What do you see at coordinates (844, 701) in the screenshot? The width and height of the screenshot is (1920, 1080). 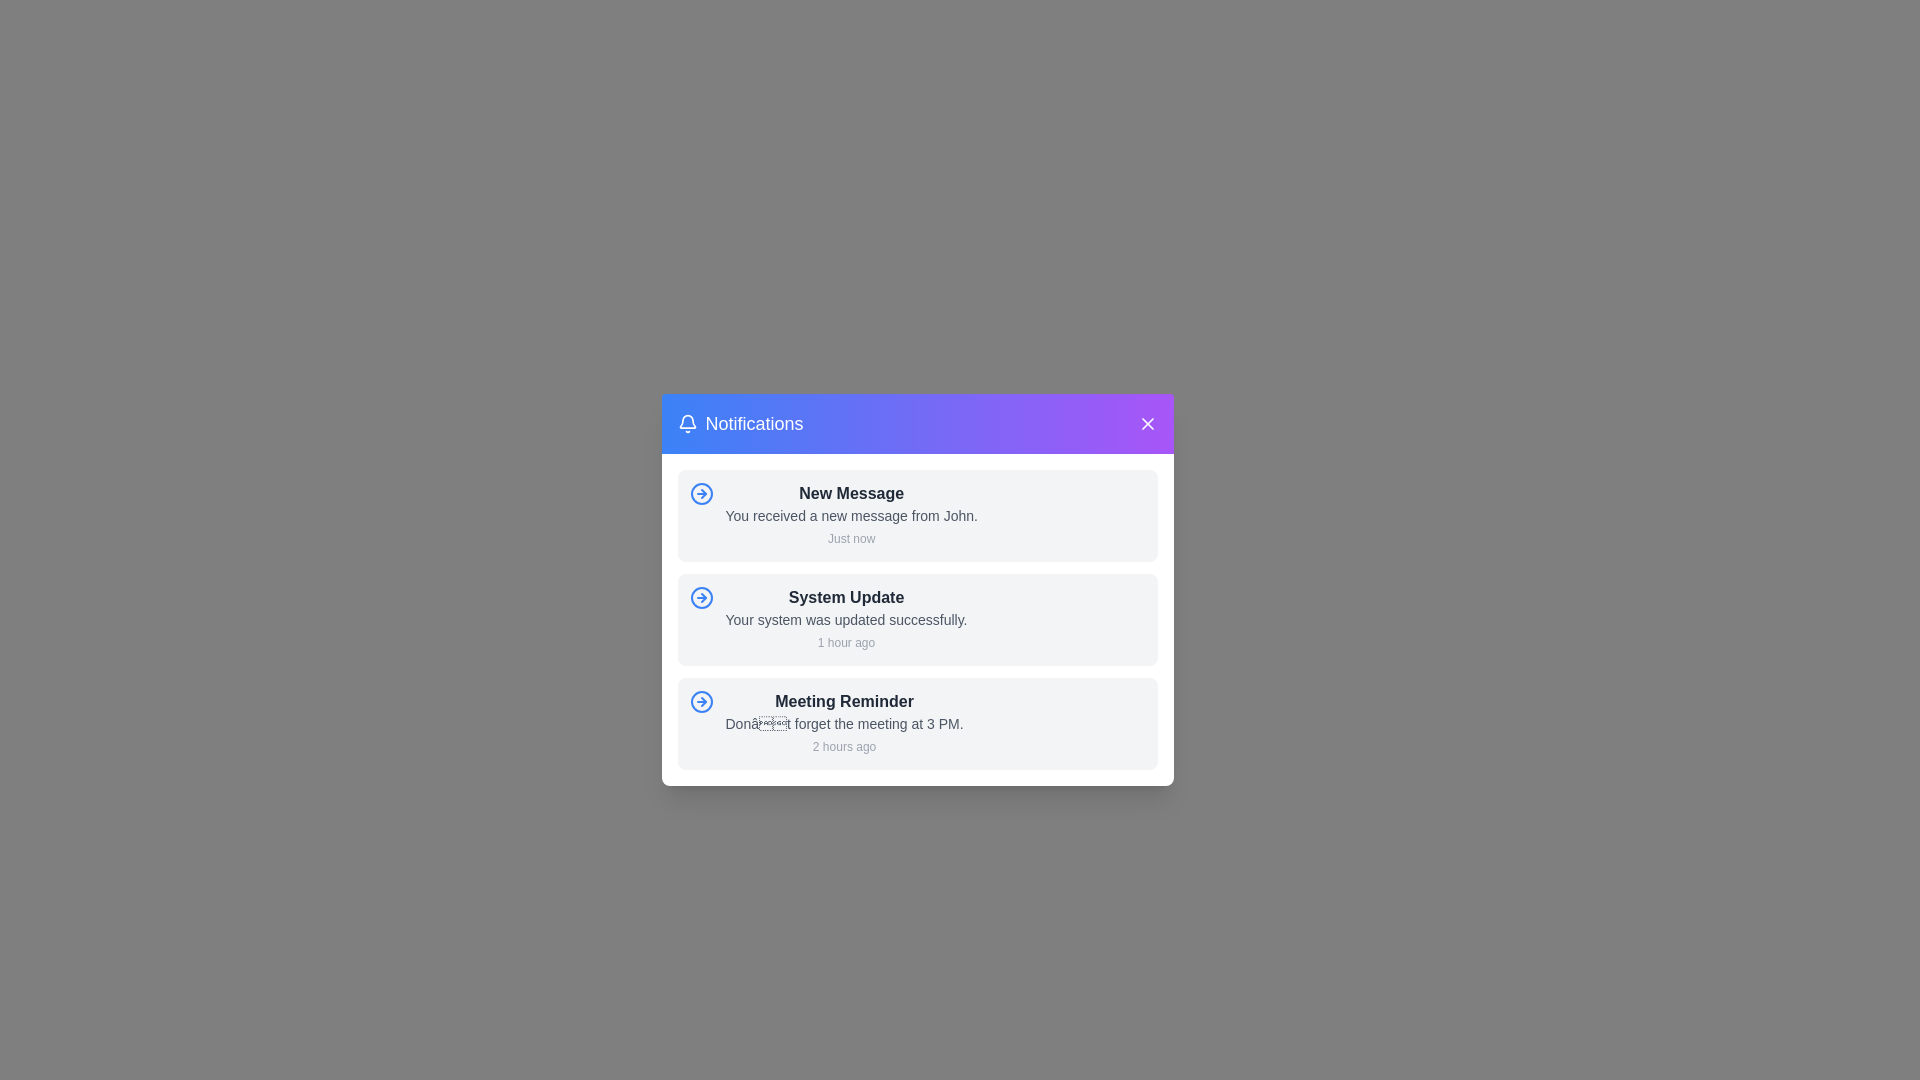 I see `the 'Meeting Reminder' text label, which is in bold dark gray font within the notifications panel` at bounding box center [844, 701].